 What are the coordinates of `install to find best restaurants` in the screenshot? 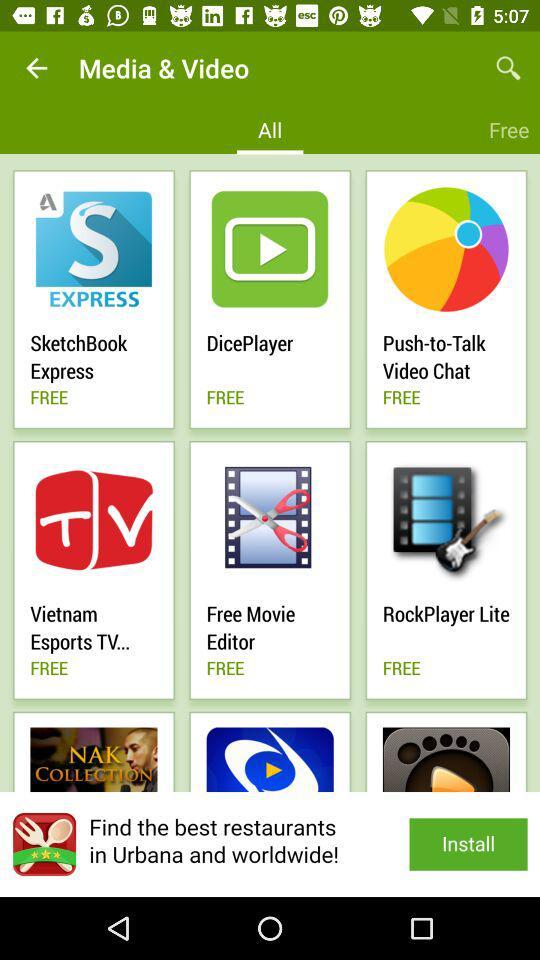 It's located at (270, 843).